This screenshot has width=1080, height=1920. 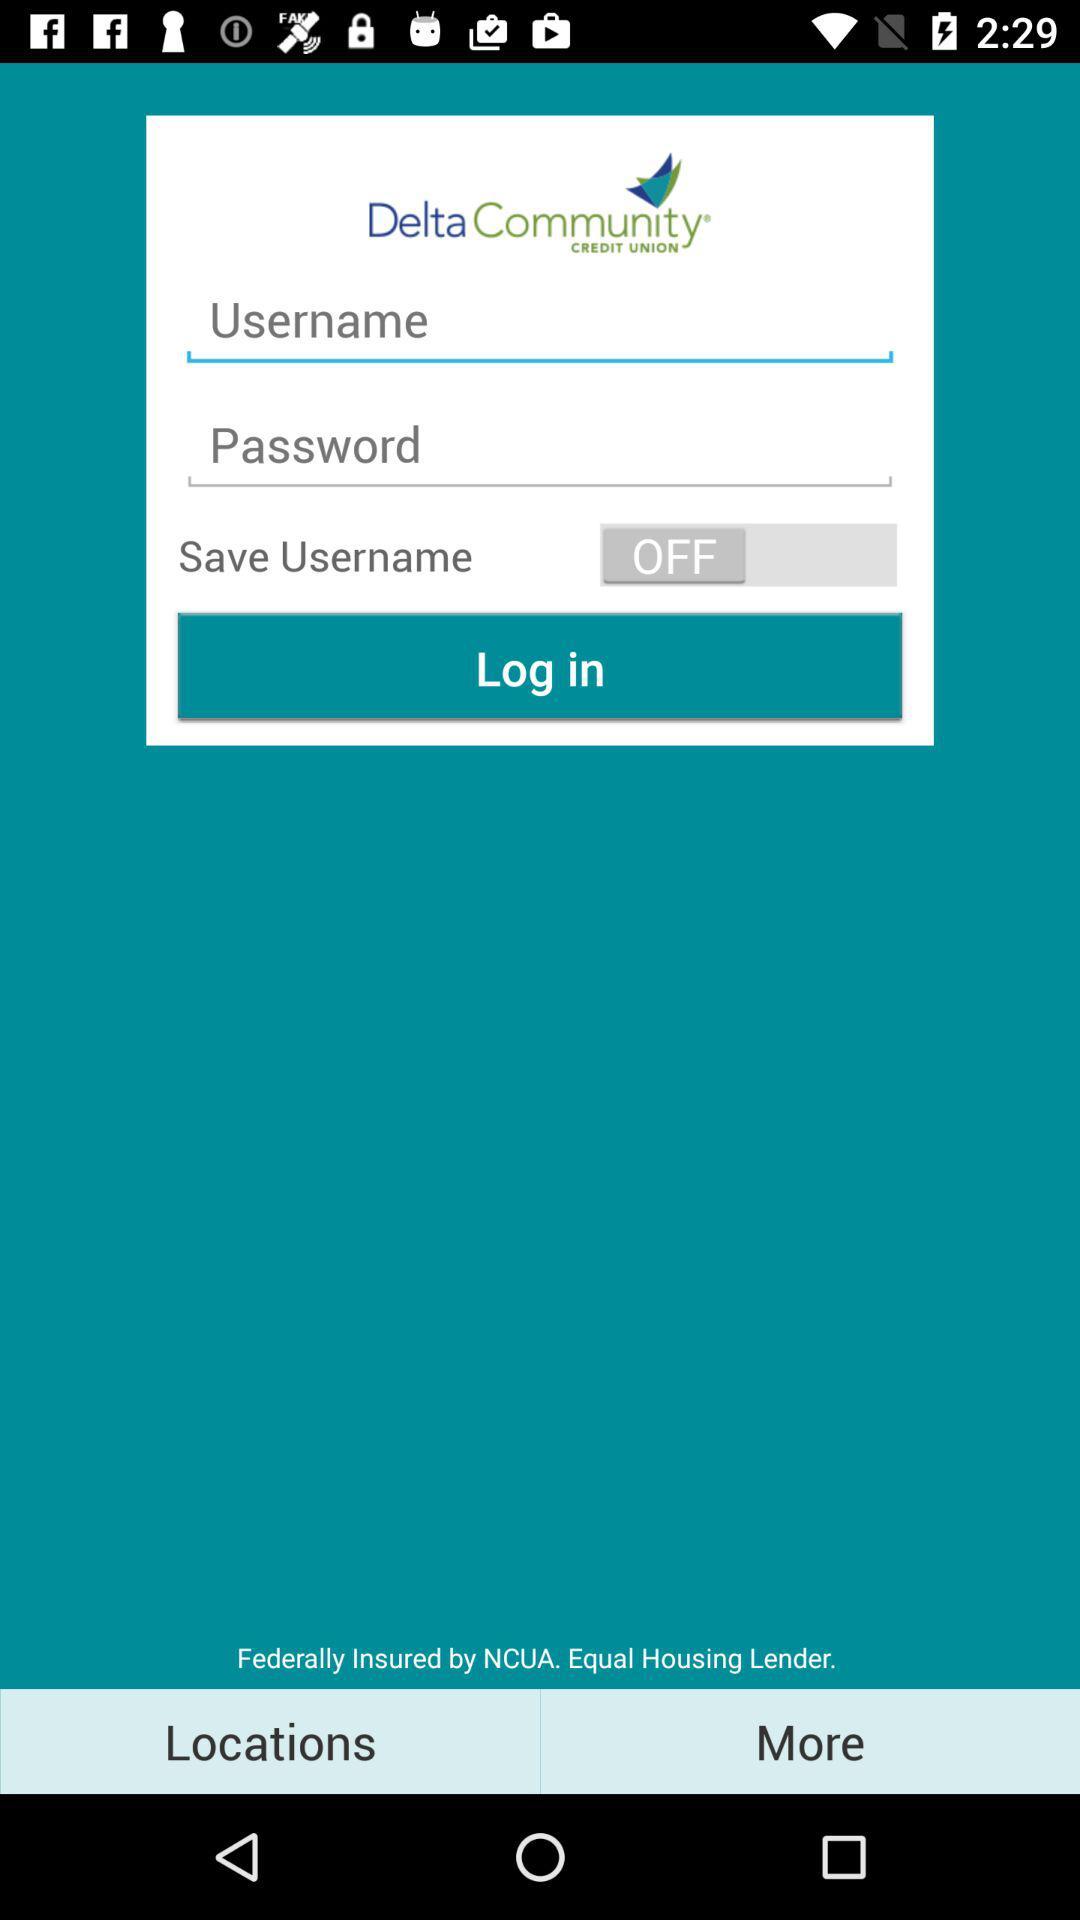 What do you see at coordinates (810, 1740) in the screenshot?
I see `the item below federally insured by icon` at bounding box center [810, 1740].